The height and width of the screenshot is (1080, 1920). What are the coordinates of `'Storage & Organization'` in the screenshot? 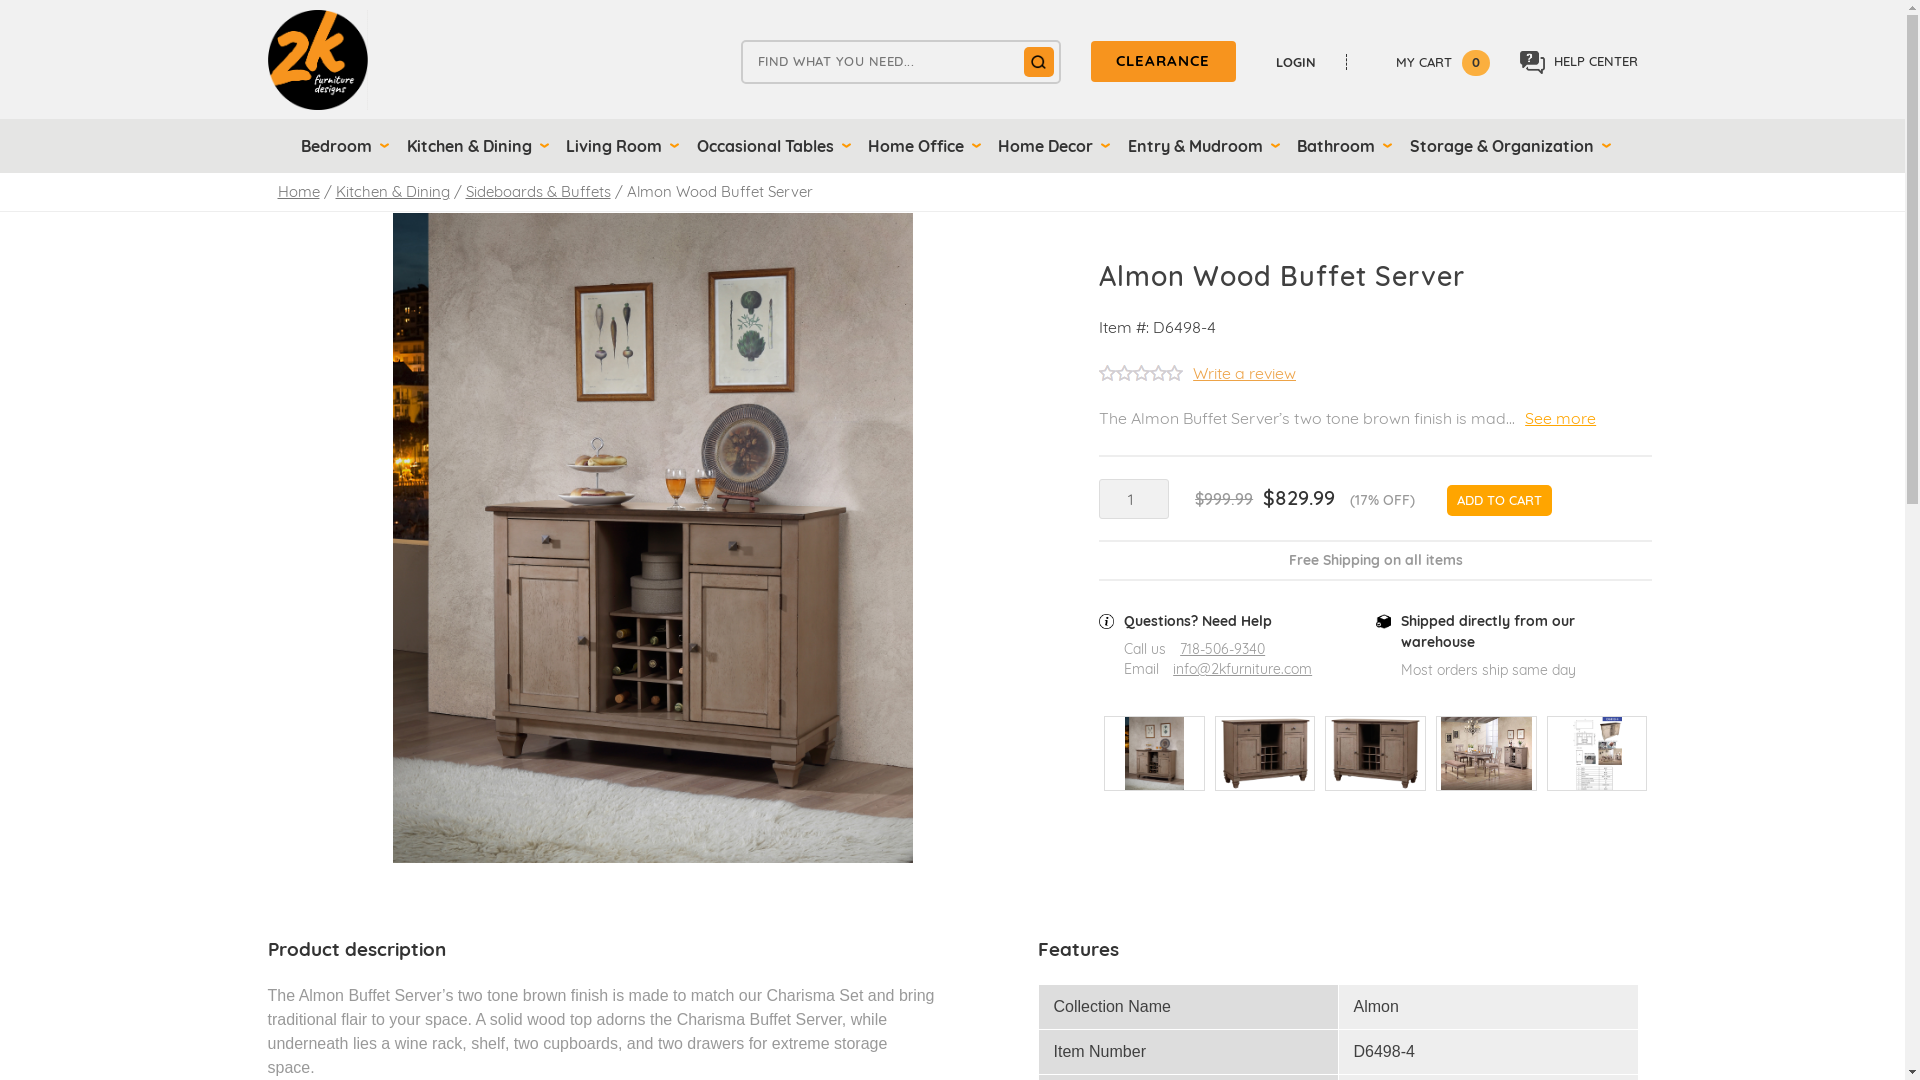 It's located at (1507, 145).